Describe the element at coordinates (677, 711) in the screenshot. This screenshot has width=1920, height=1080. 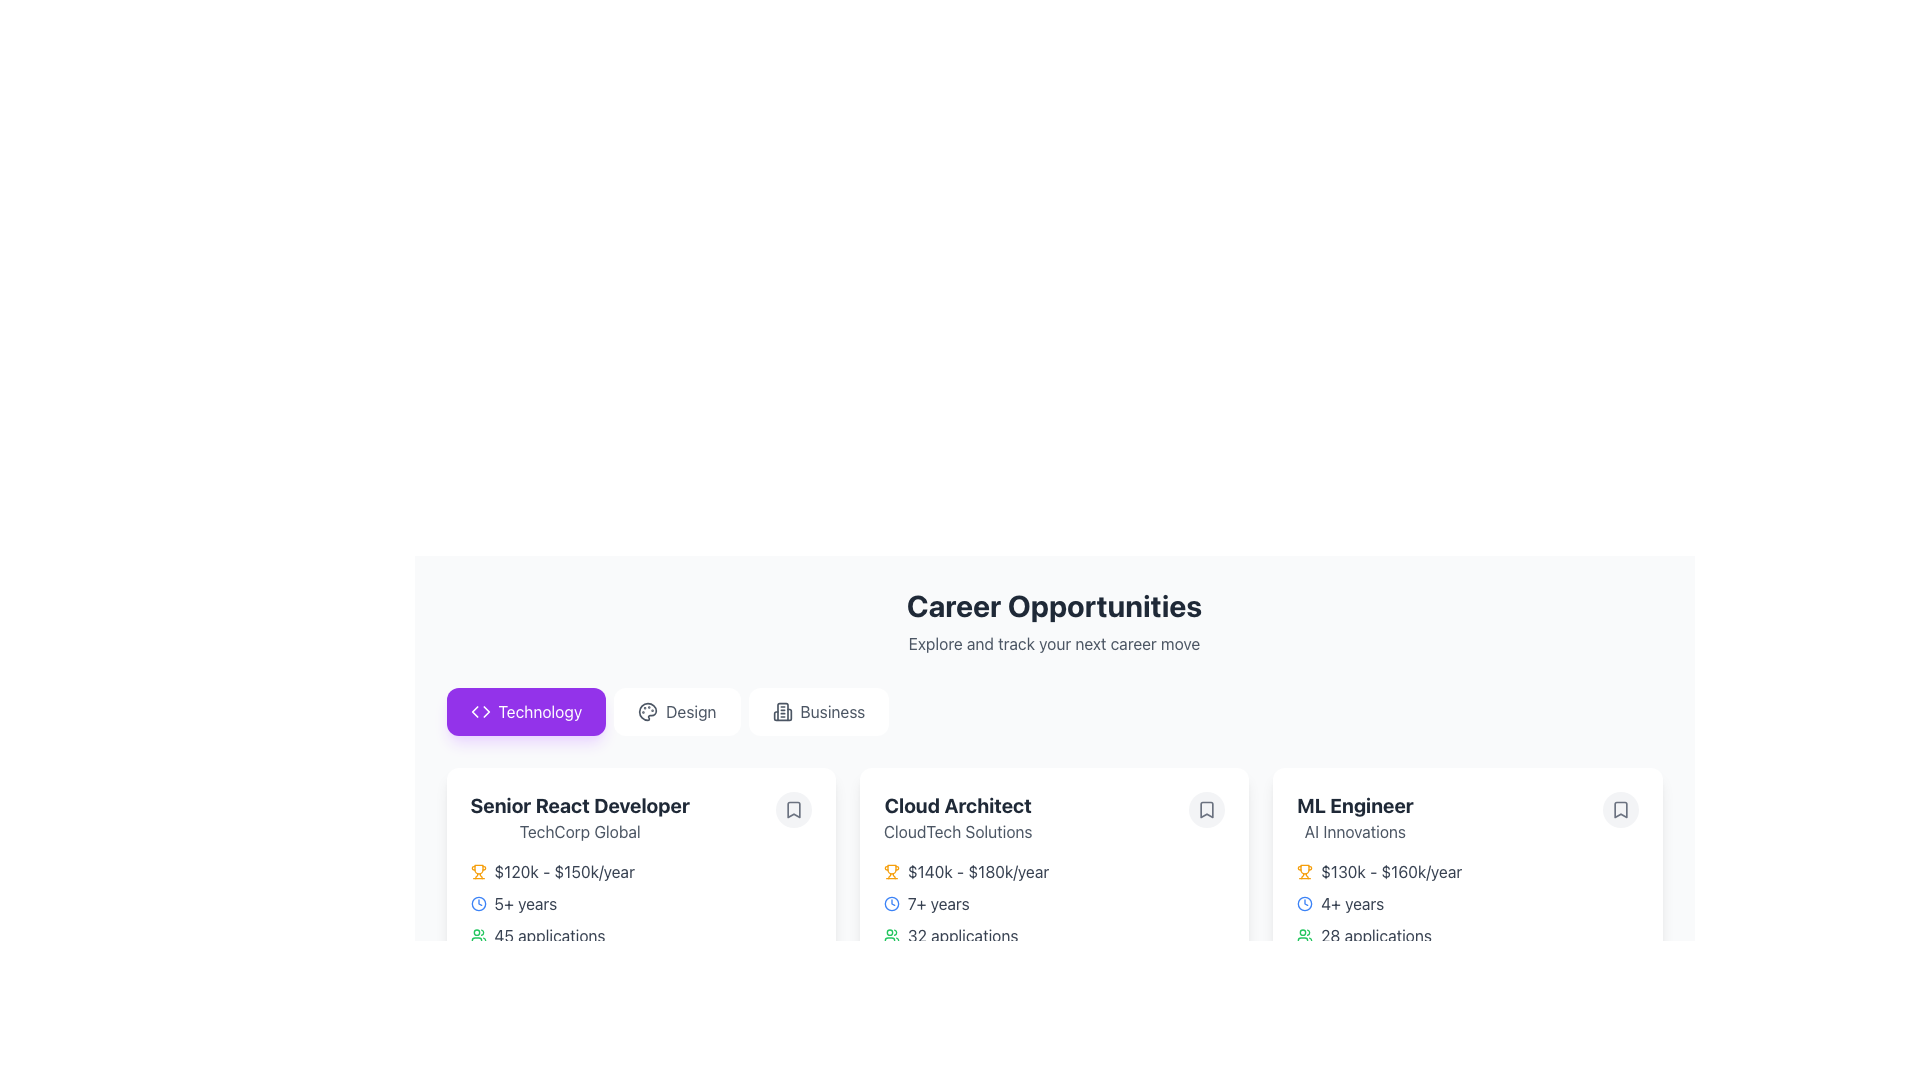
I see `the button that serves as a filter or category selector for 'Design'-related content, located between the 'Technology' button and the 'Business' button` at that location.